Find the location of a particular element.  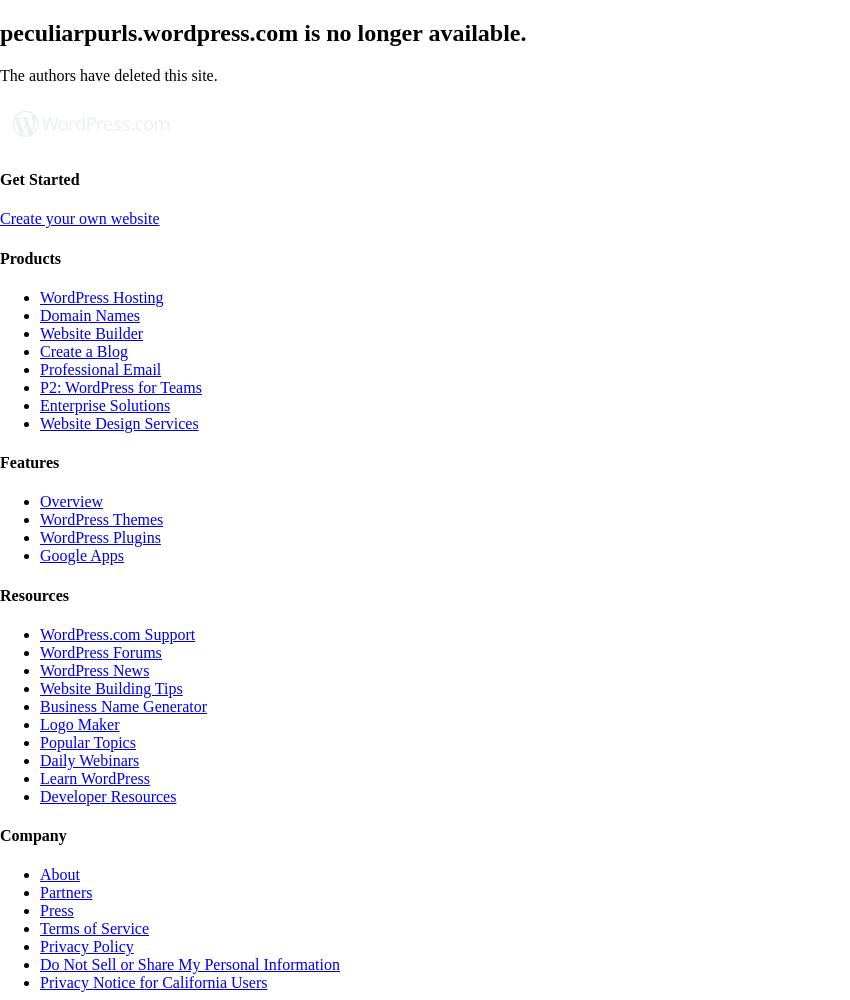

'WordPress.com Support' is located at coordinates (116, 633).